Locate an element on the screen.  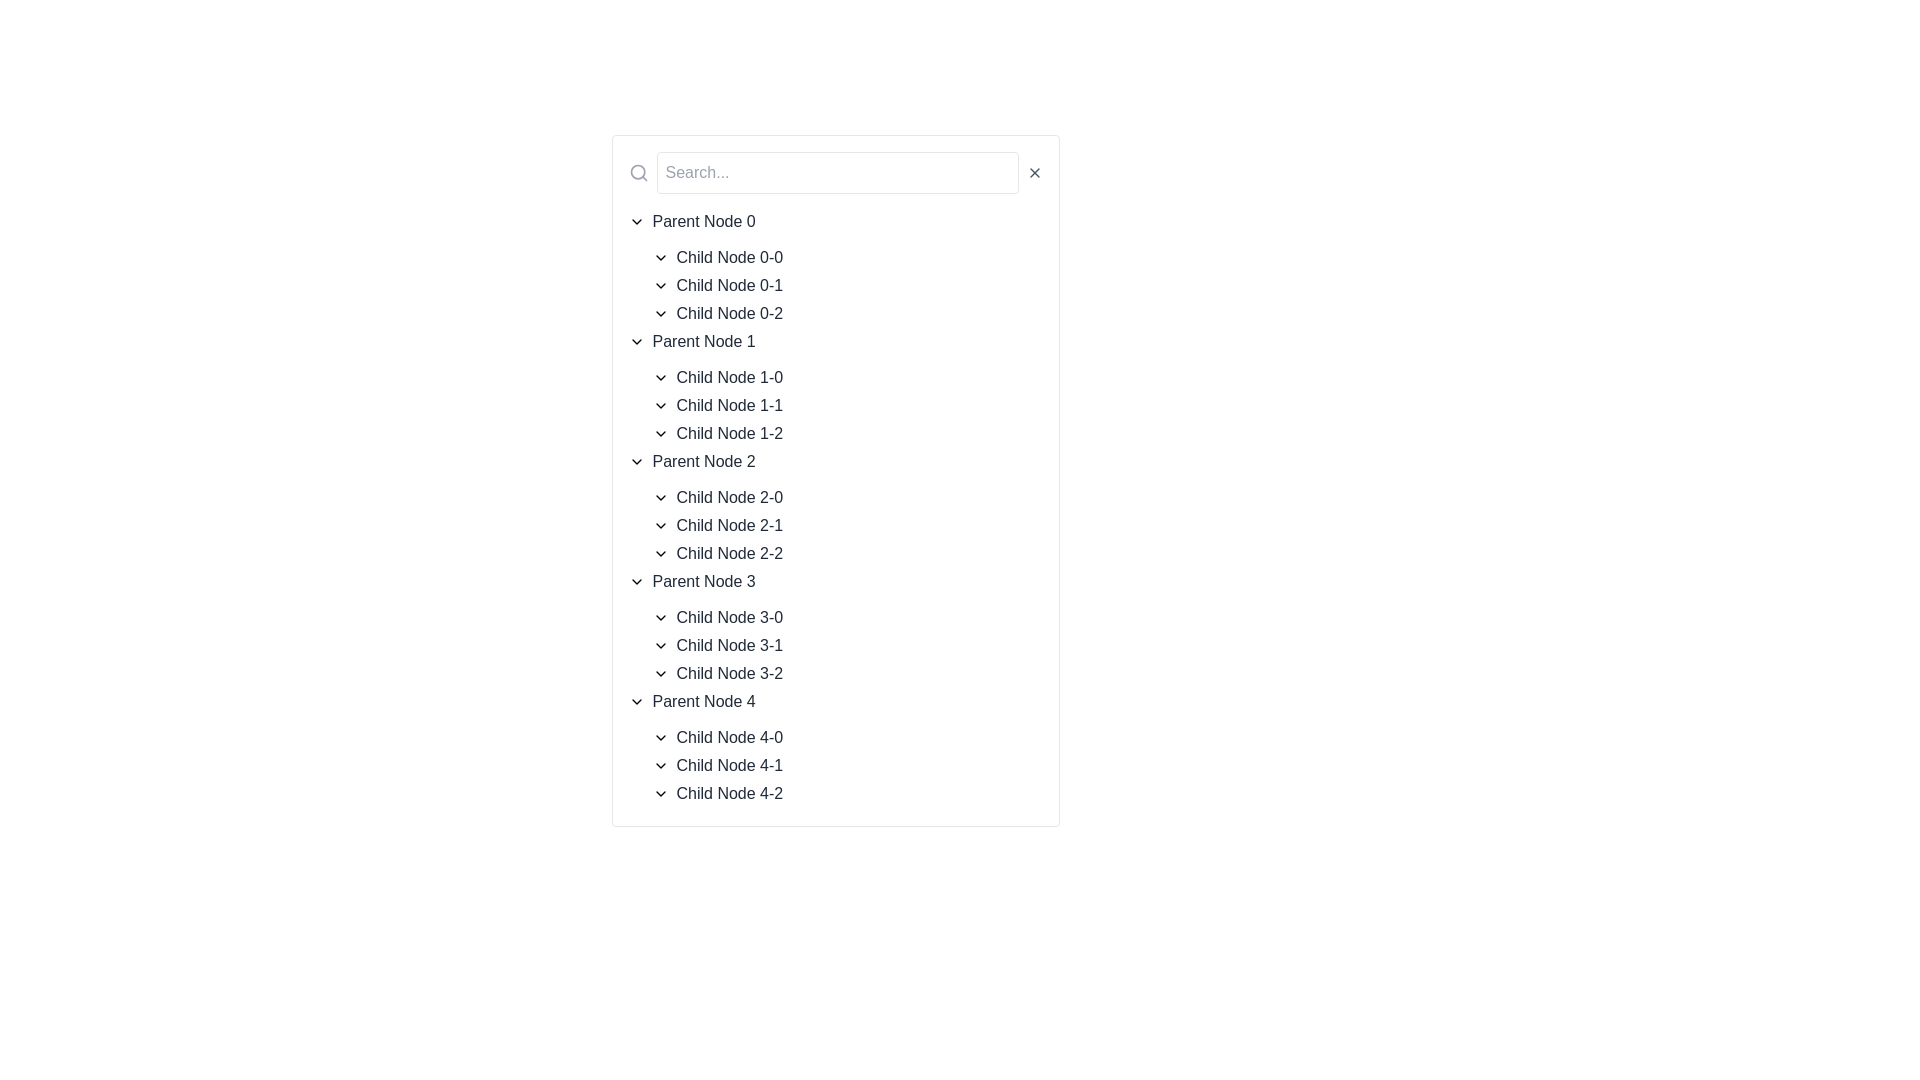
search icon element located at the start of the input field for accessibility features is located at coordinates (637, 172).